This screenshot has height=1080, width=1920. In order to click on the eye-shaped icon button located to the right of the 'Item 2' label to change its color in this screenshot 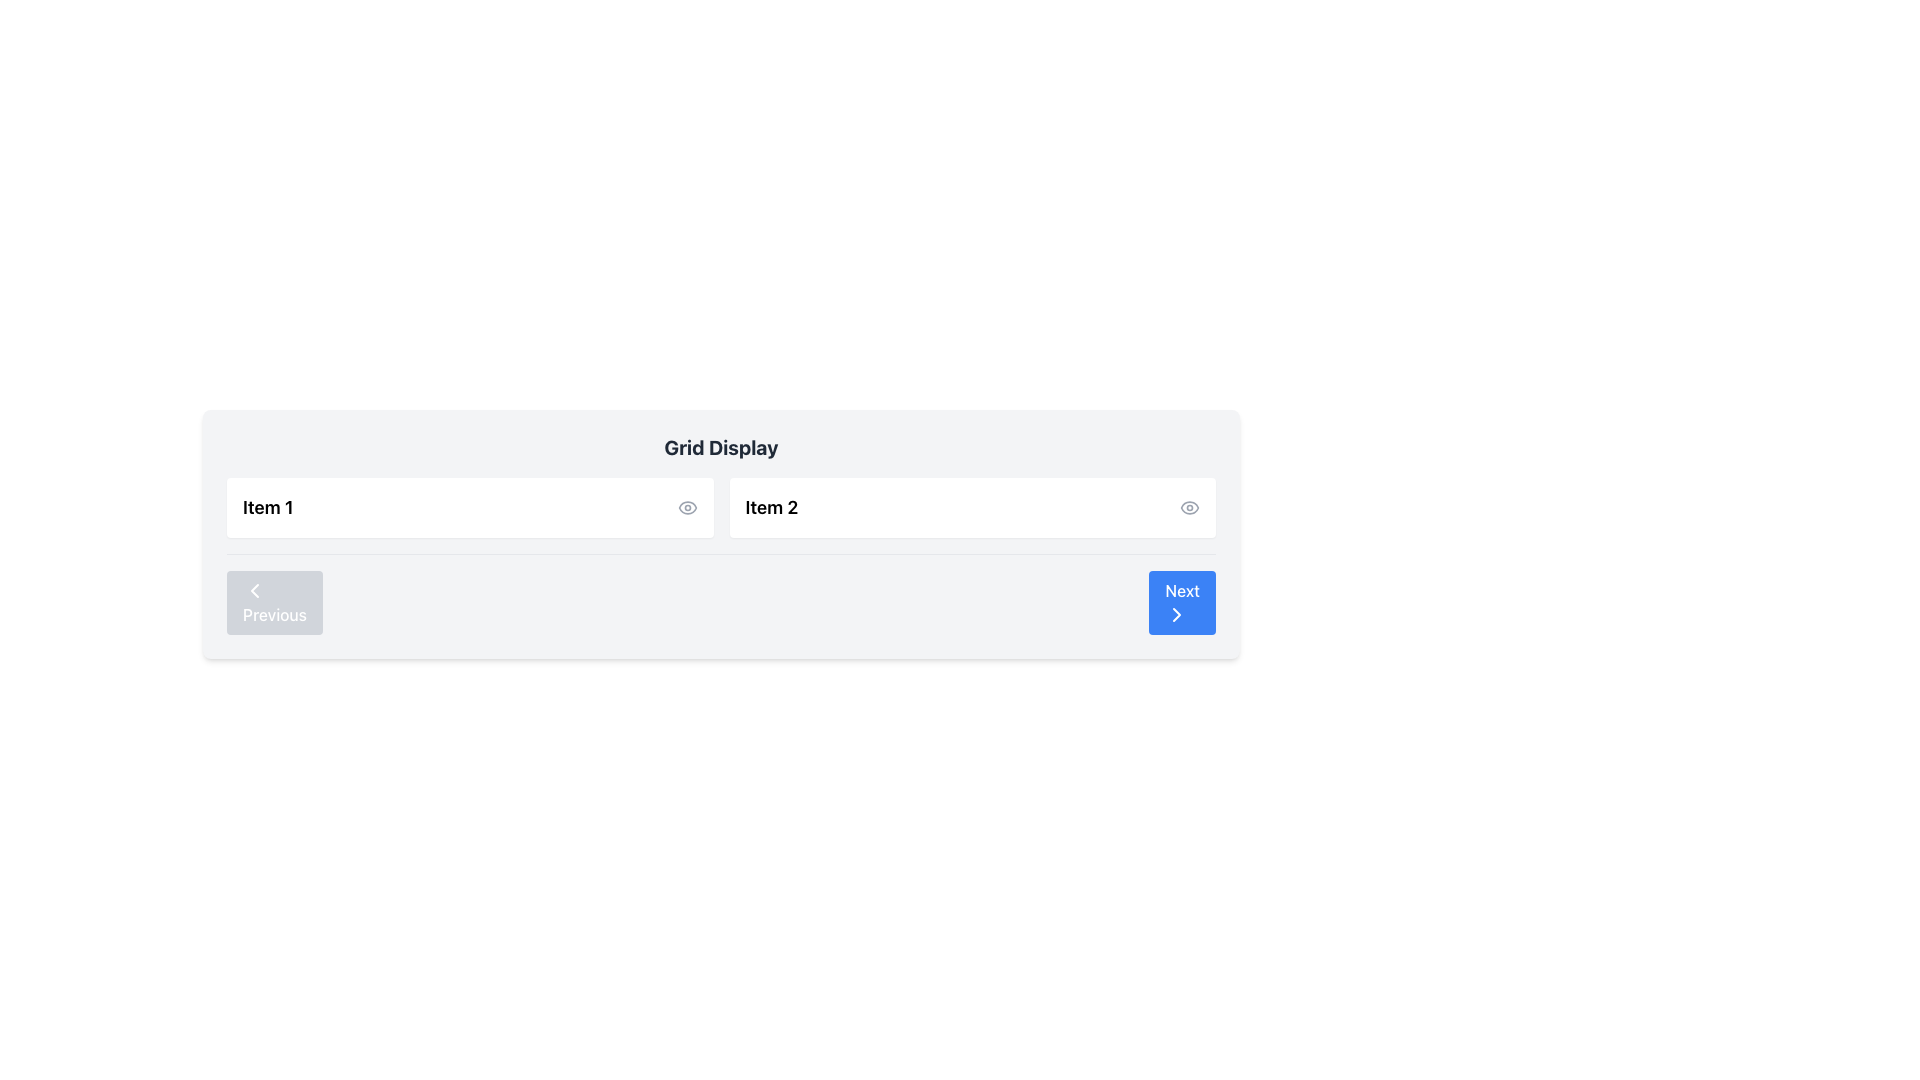, I will do `click(1190, 507)`.